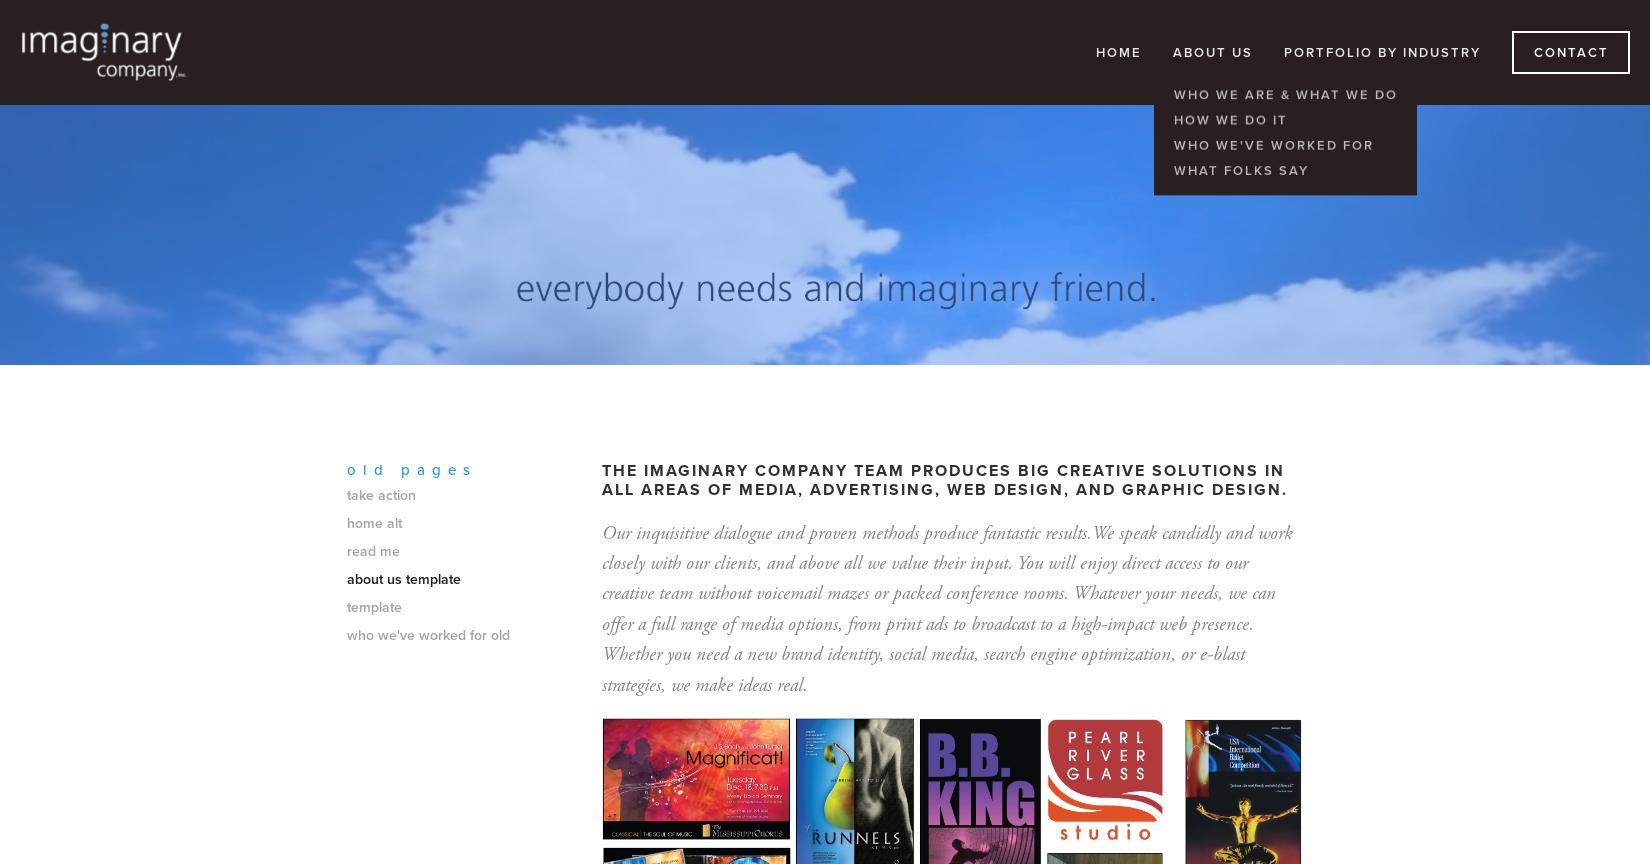  I want to click on 'Home Alt', so click(374, 522).